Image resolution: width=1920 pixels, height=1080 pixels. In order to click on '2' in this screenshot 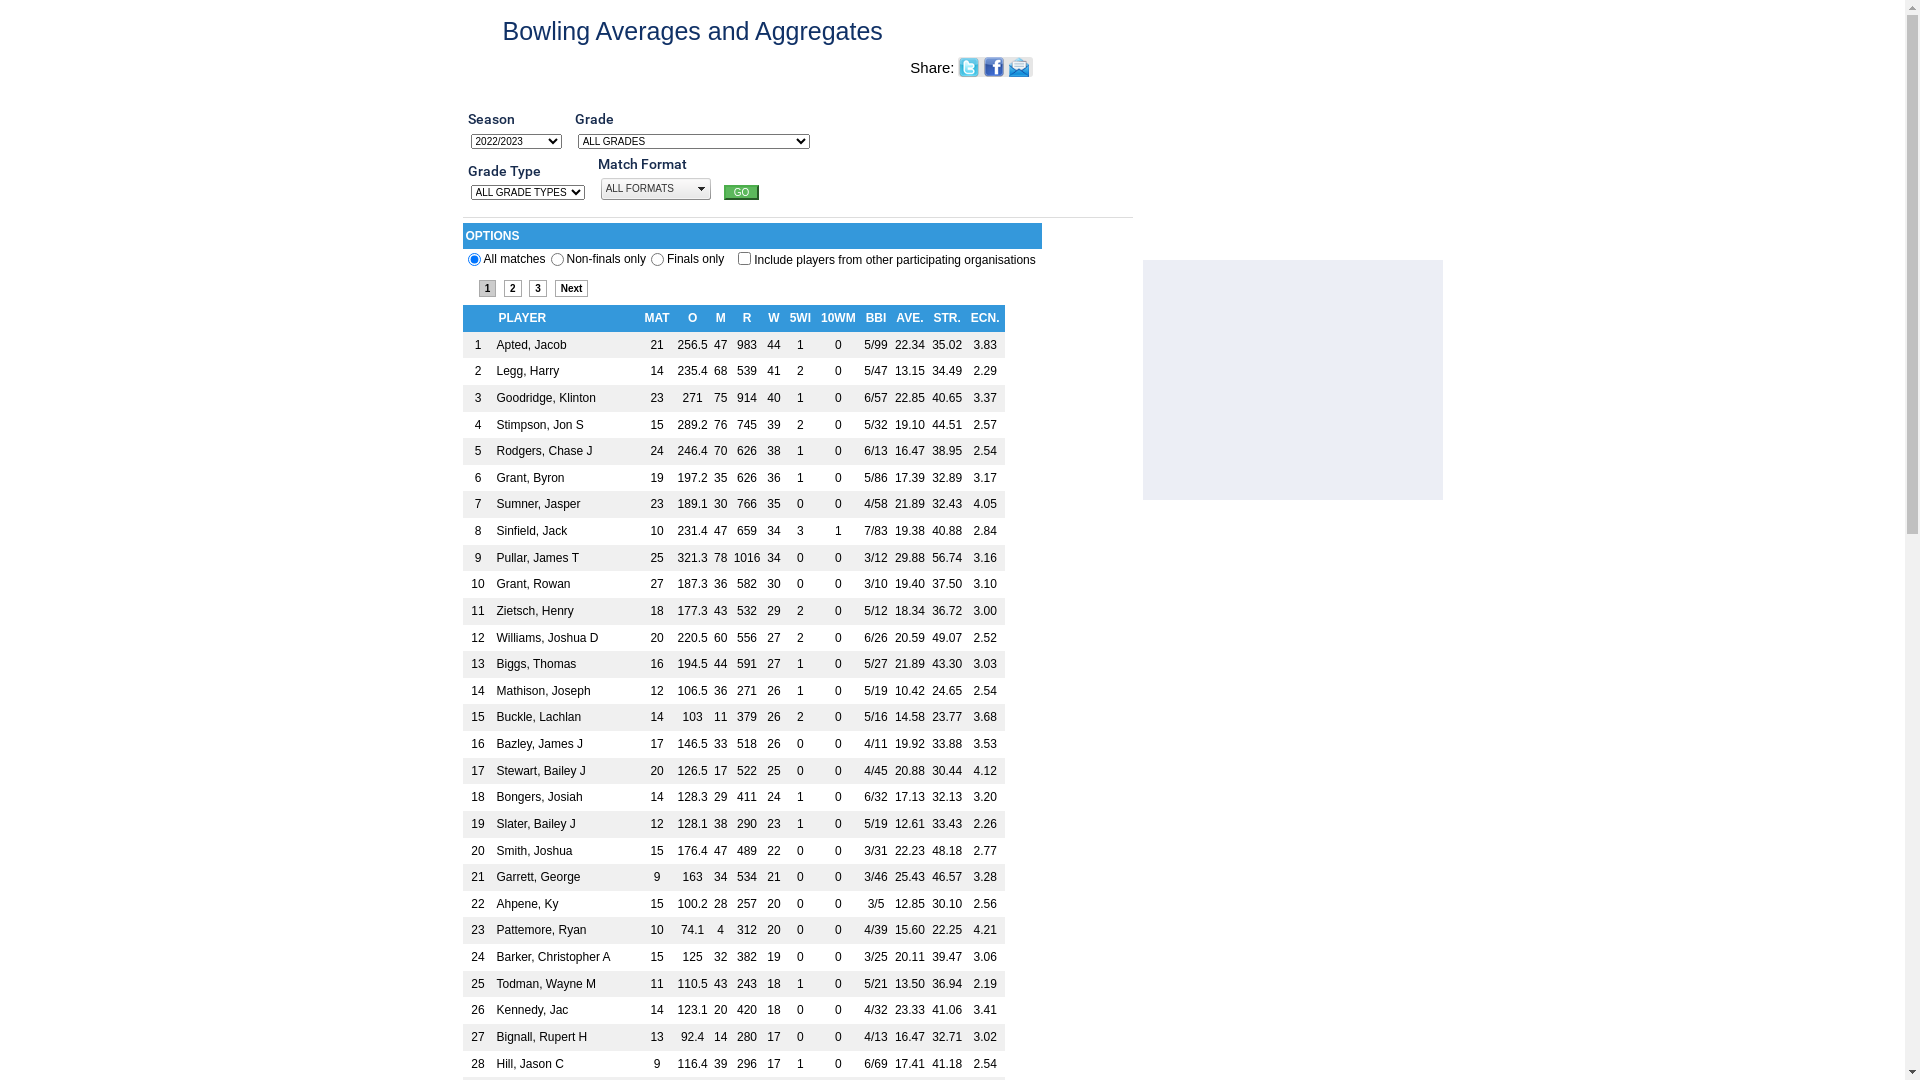, I will do `click(657, 258)`.